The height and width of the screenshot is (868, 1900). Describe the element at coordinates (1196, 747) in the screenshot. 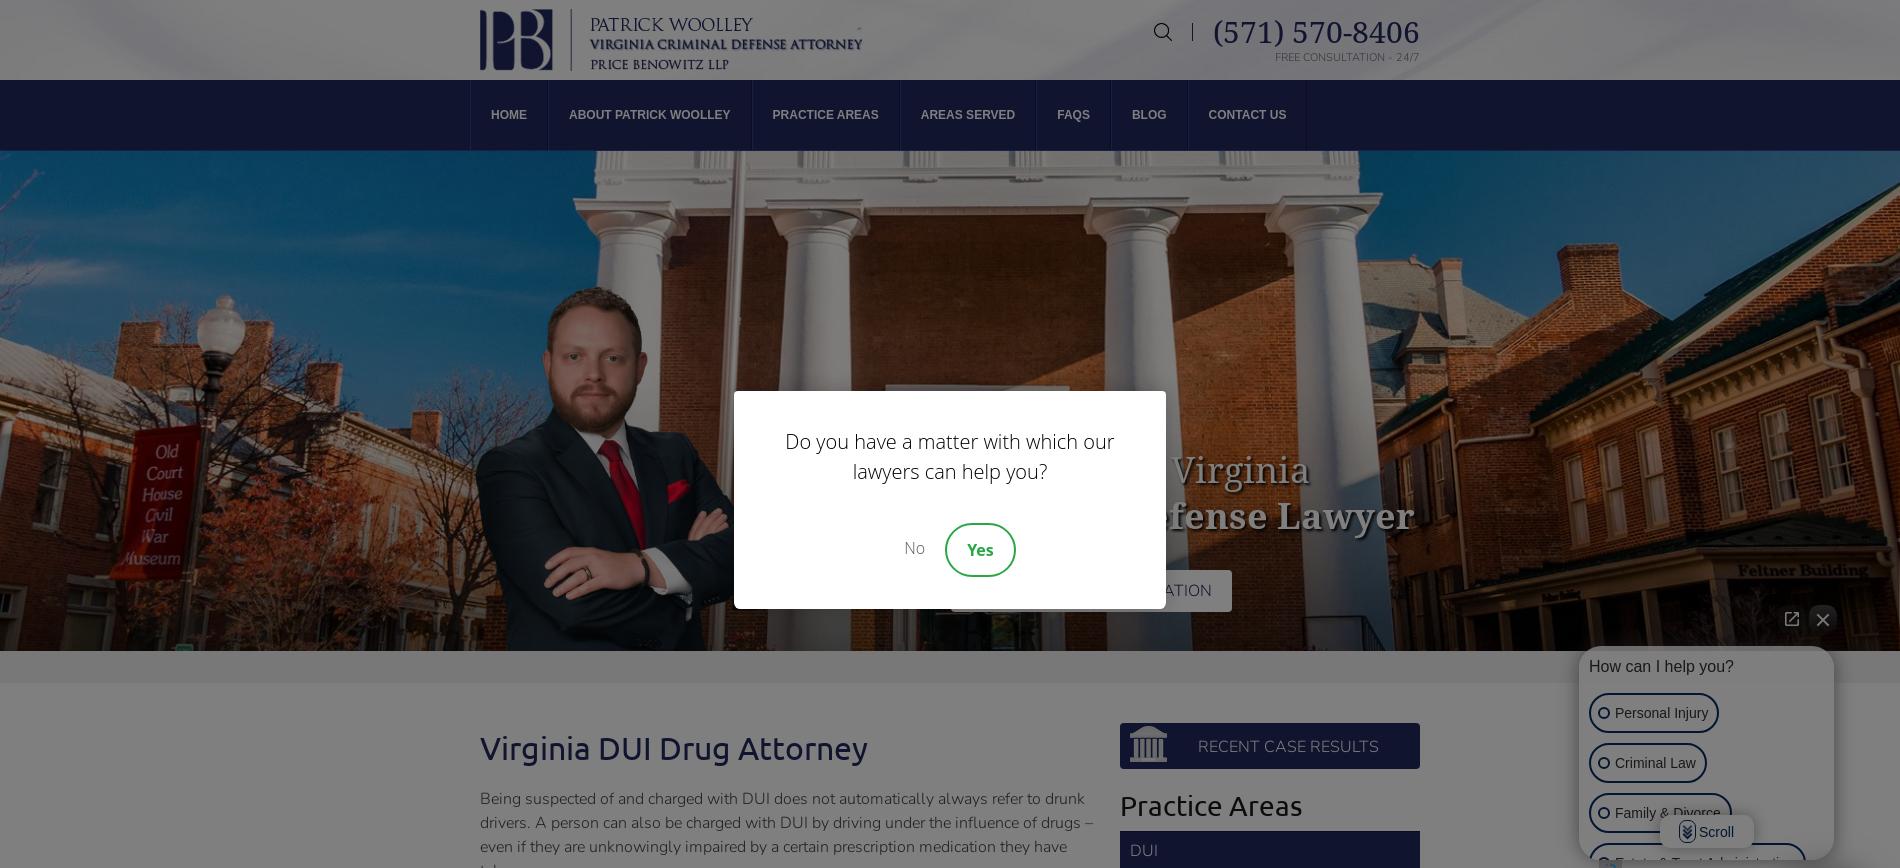

I see `'Recent Case Results'` at that location.